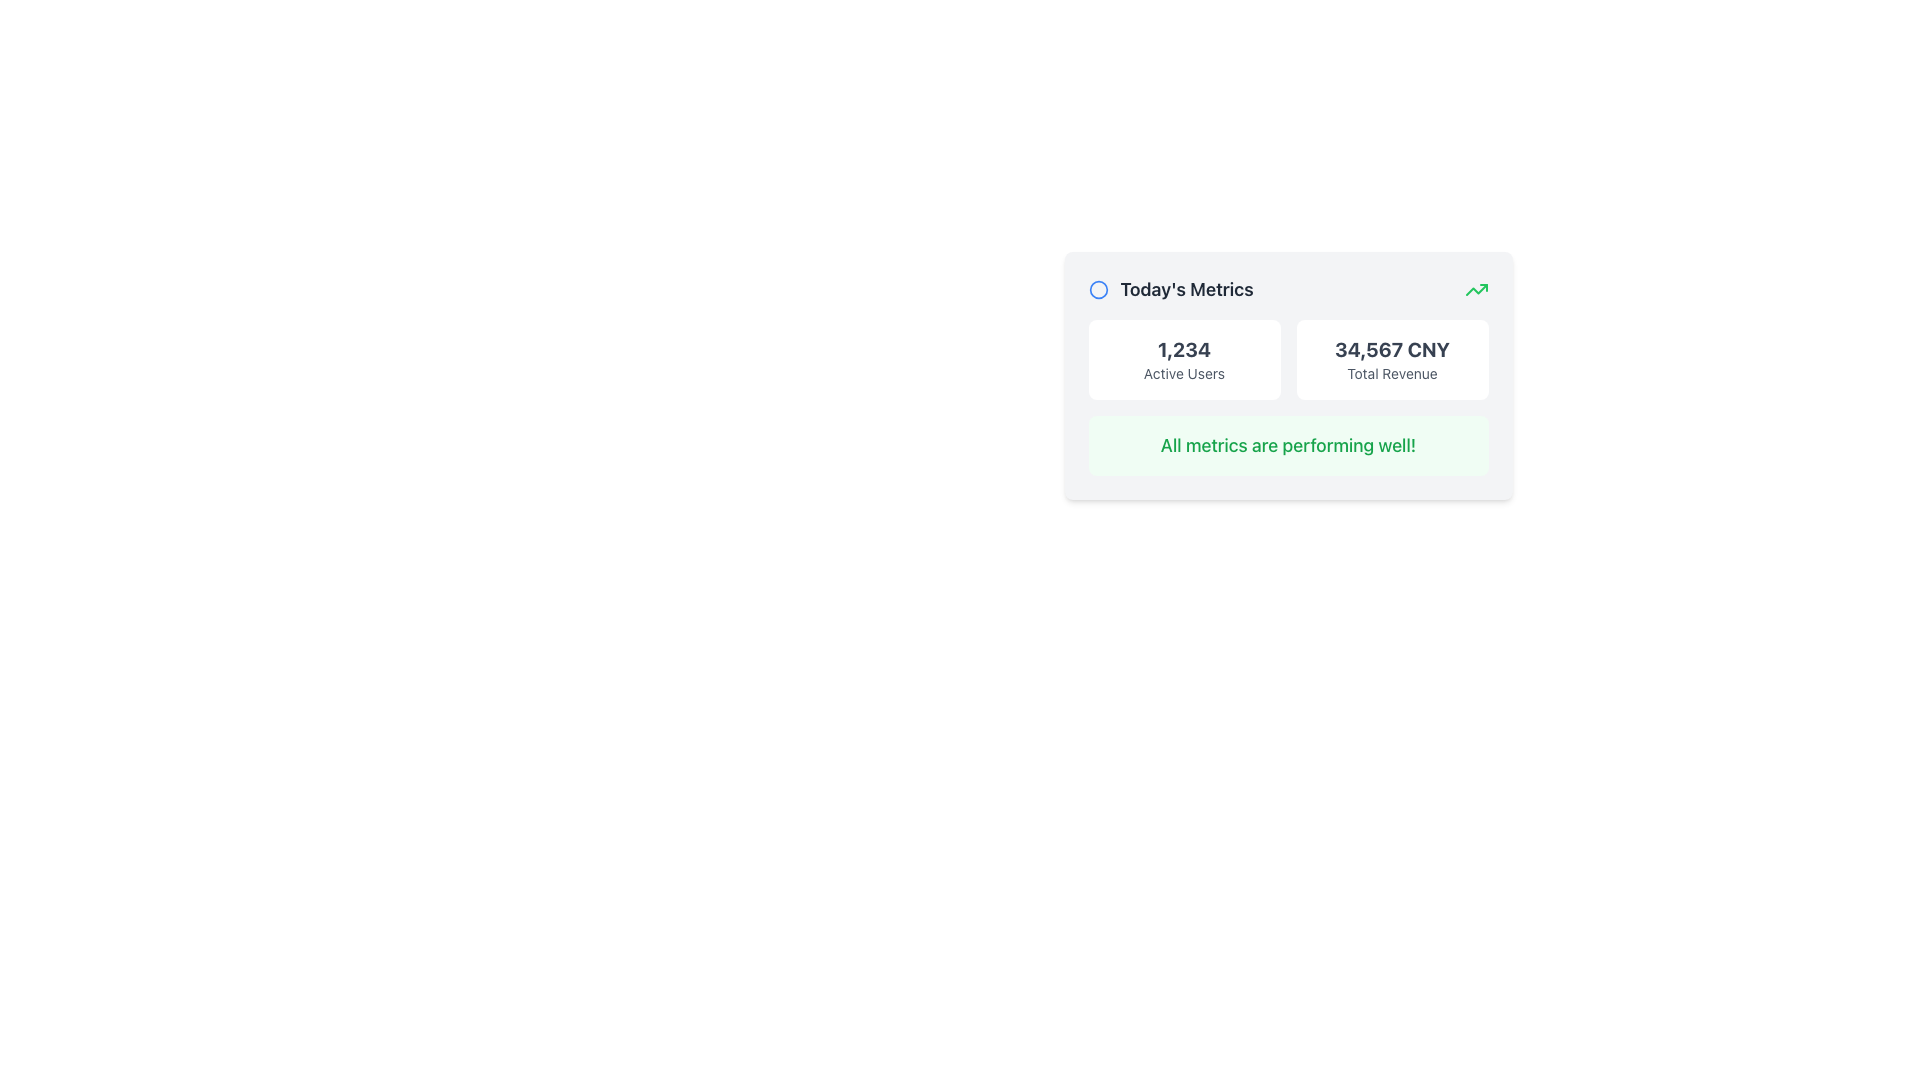 The image size is (1920, 1080). Describe the element at coordinates (1097, 289) in the screenshot. I see `the circular graphical icon with a blue border and white fill located at the top-left corner of the 'Today's Metrics' card` at that location.